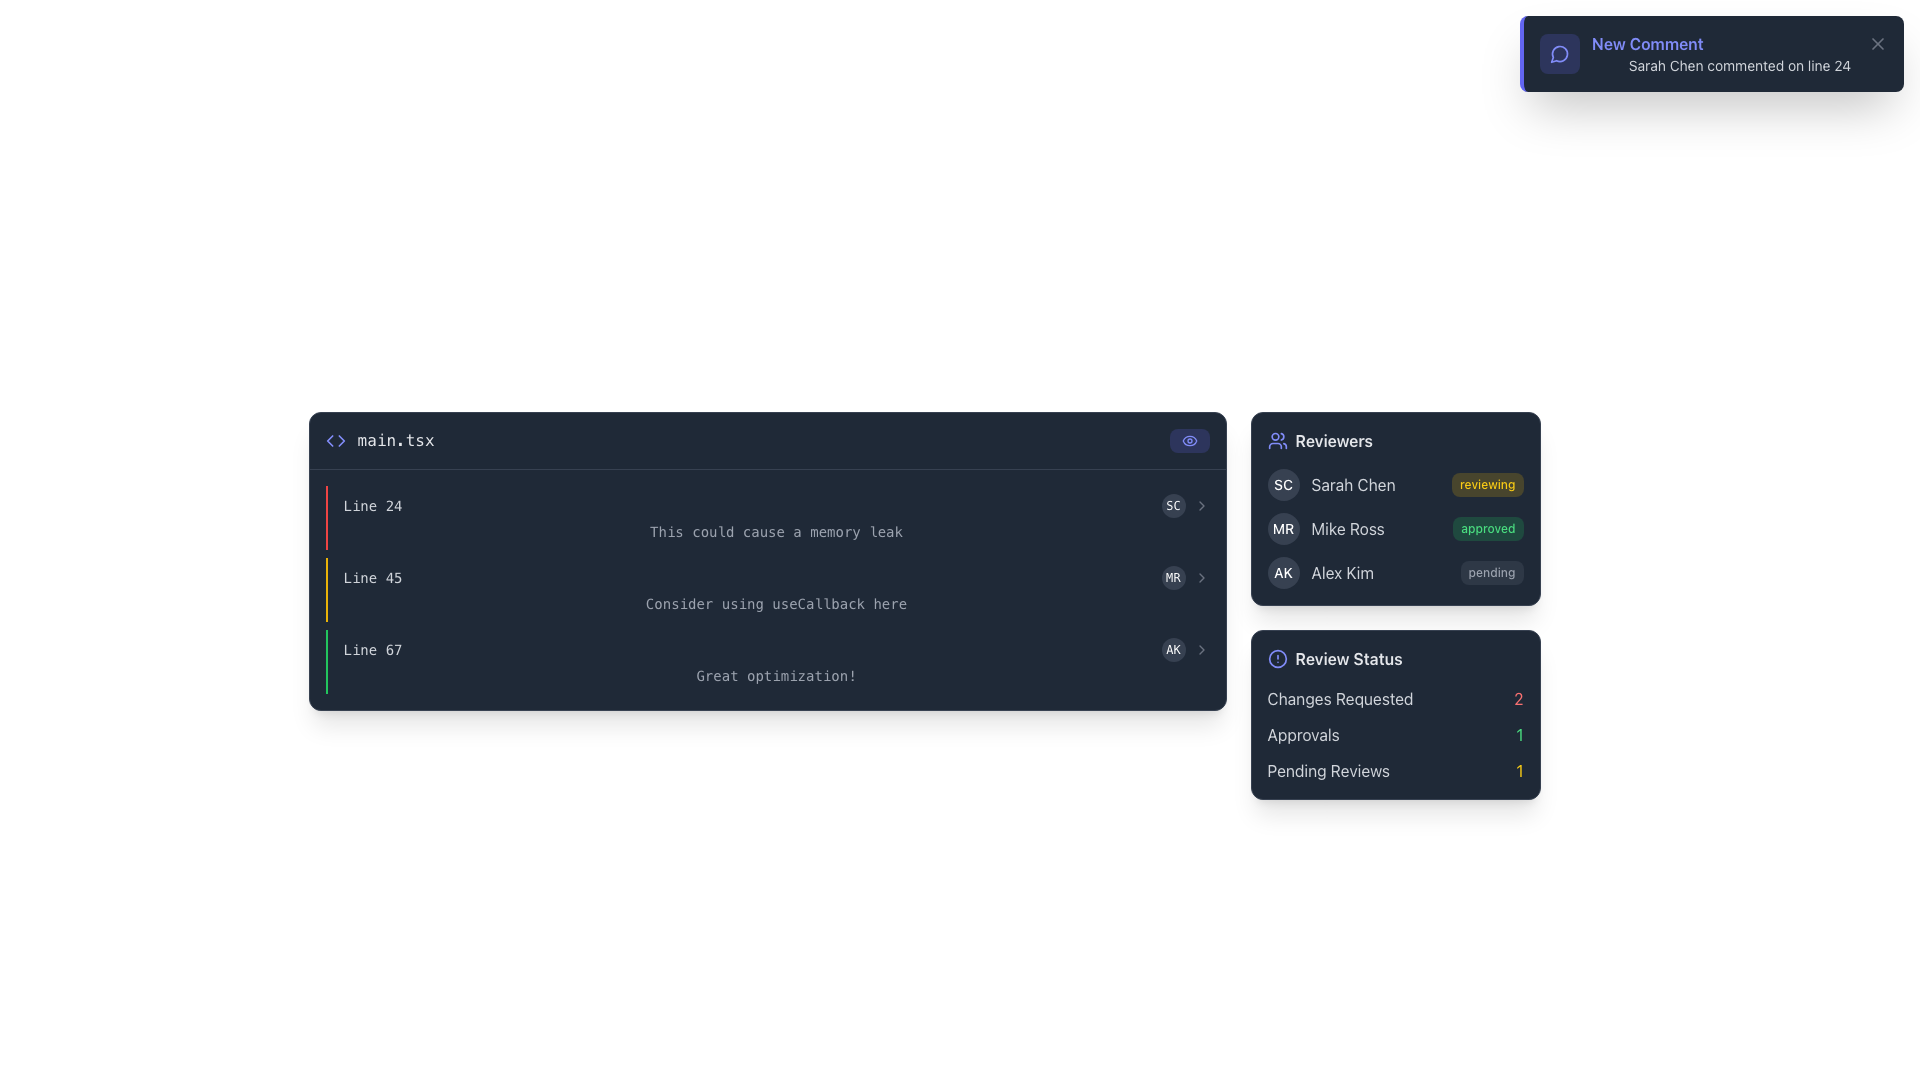 The height and width of the screenshot is (1080, 1920). I want to click on the reviewers icon positioned to the left of the heading text 'Reviewers' in the designated reviewers panel, so click(1276, 439).